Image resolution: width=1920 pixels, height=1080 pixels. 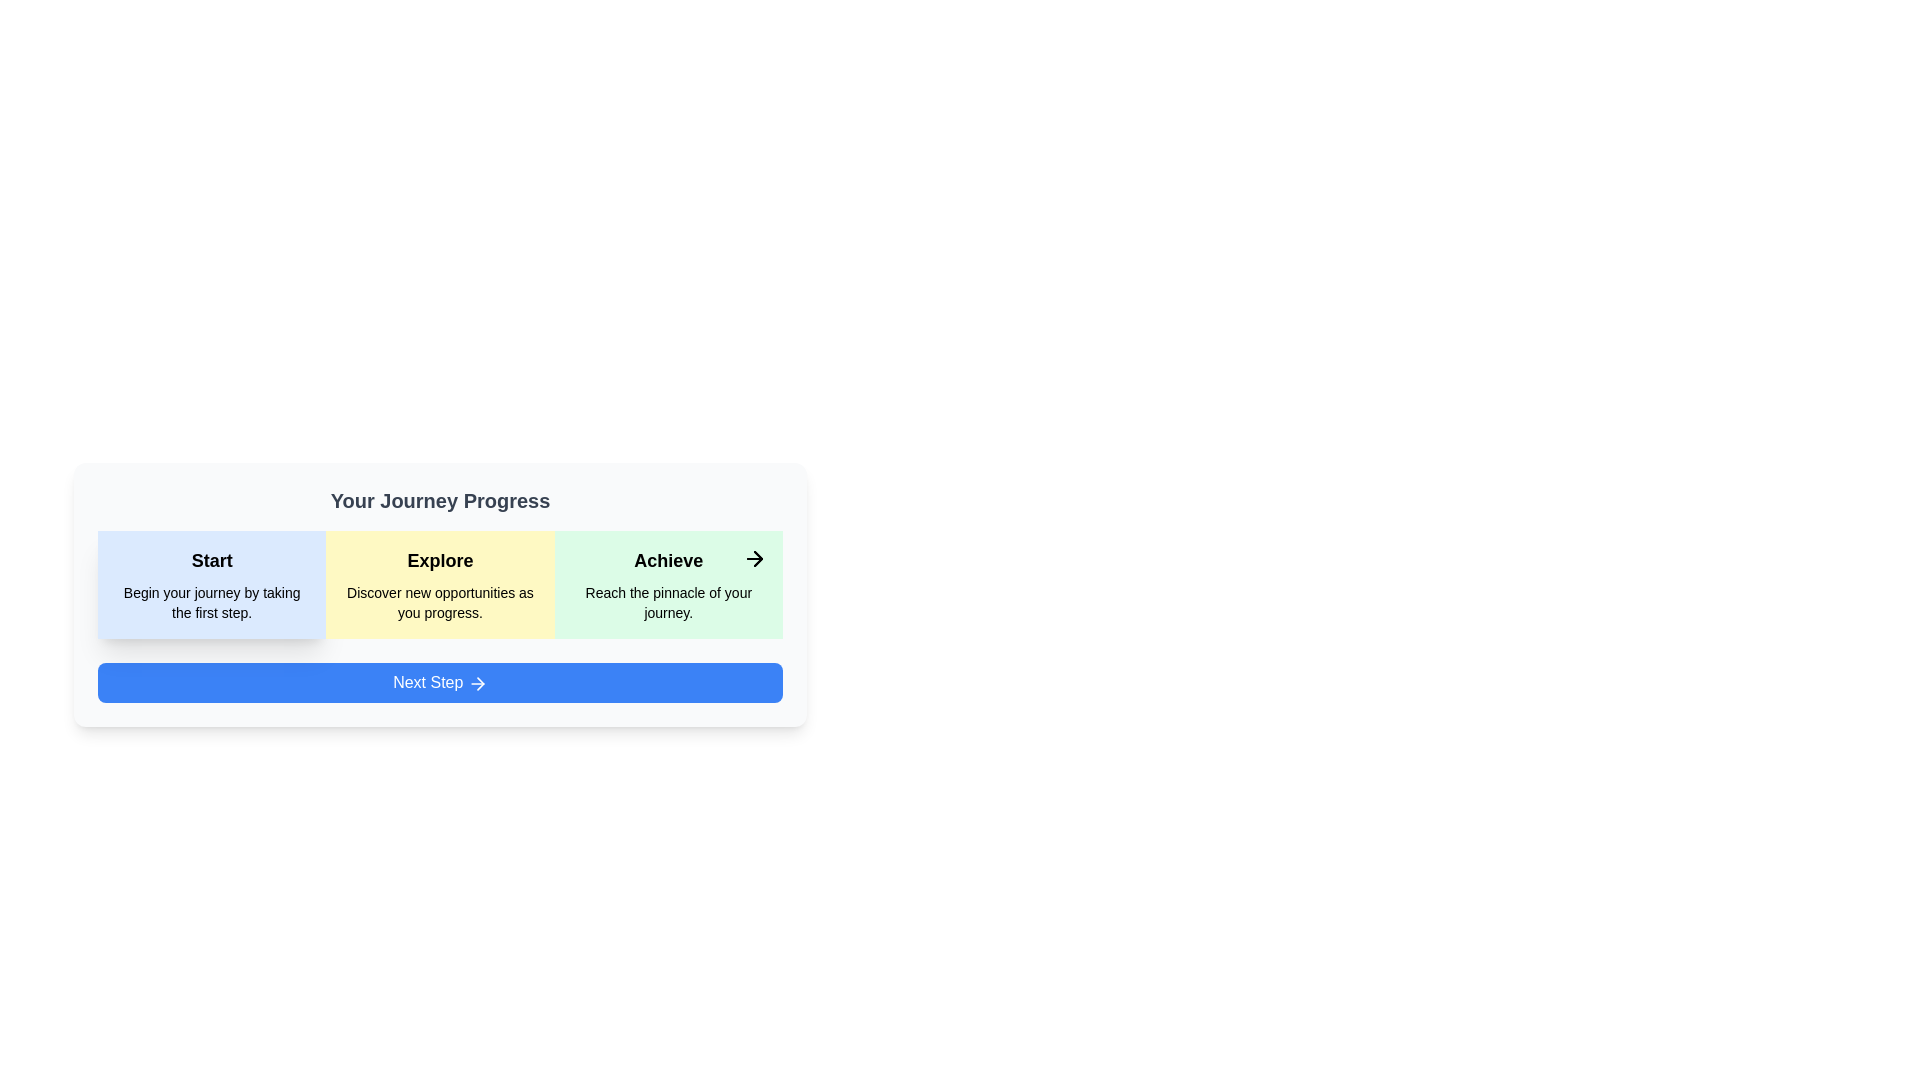 What do you see at coordinates (668, 560) in the screenshot?
I see `the bold, large-sized black text label reading 'Achieve' that is located at the top center of the third column in a light green box` at bounding box center [668, 560].